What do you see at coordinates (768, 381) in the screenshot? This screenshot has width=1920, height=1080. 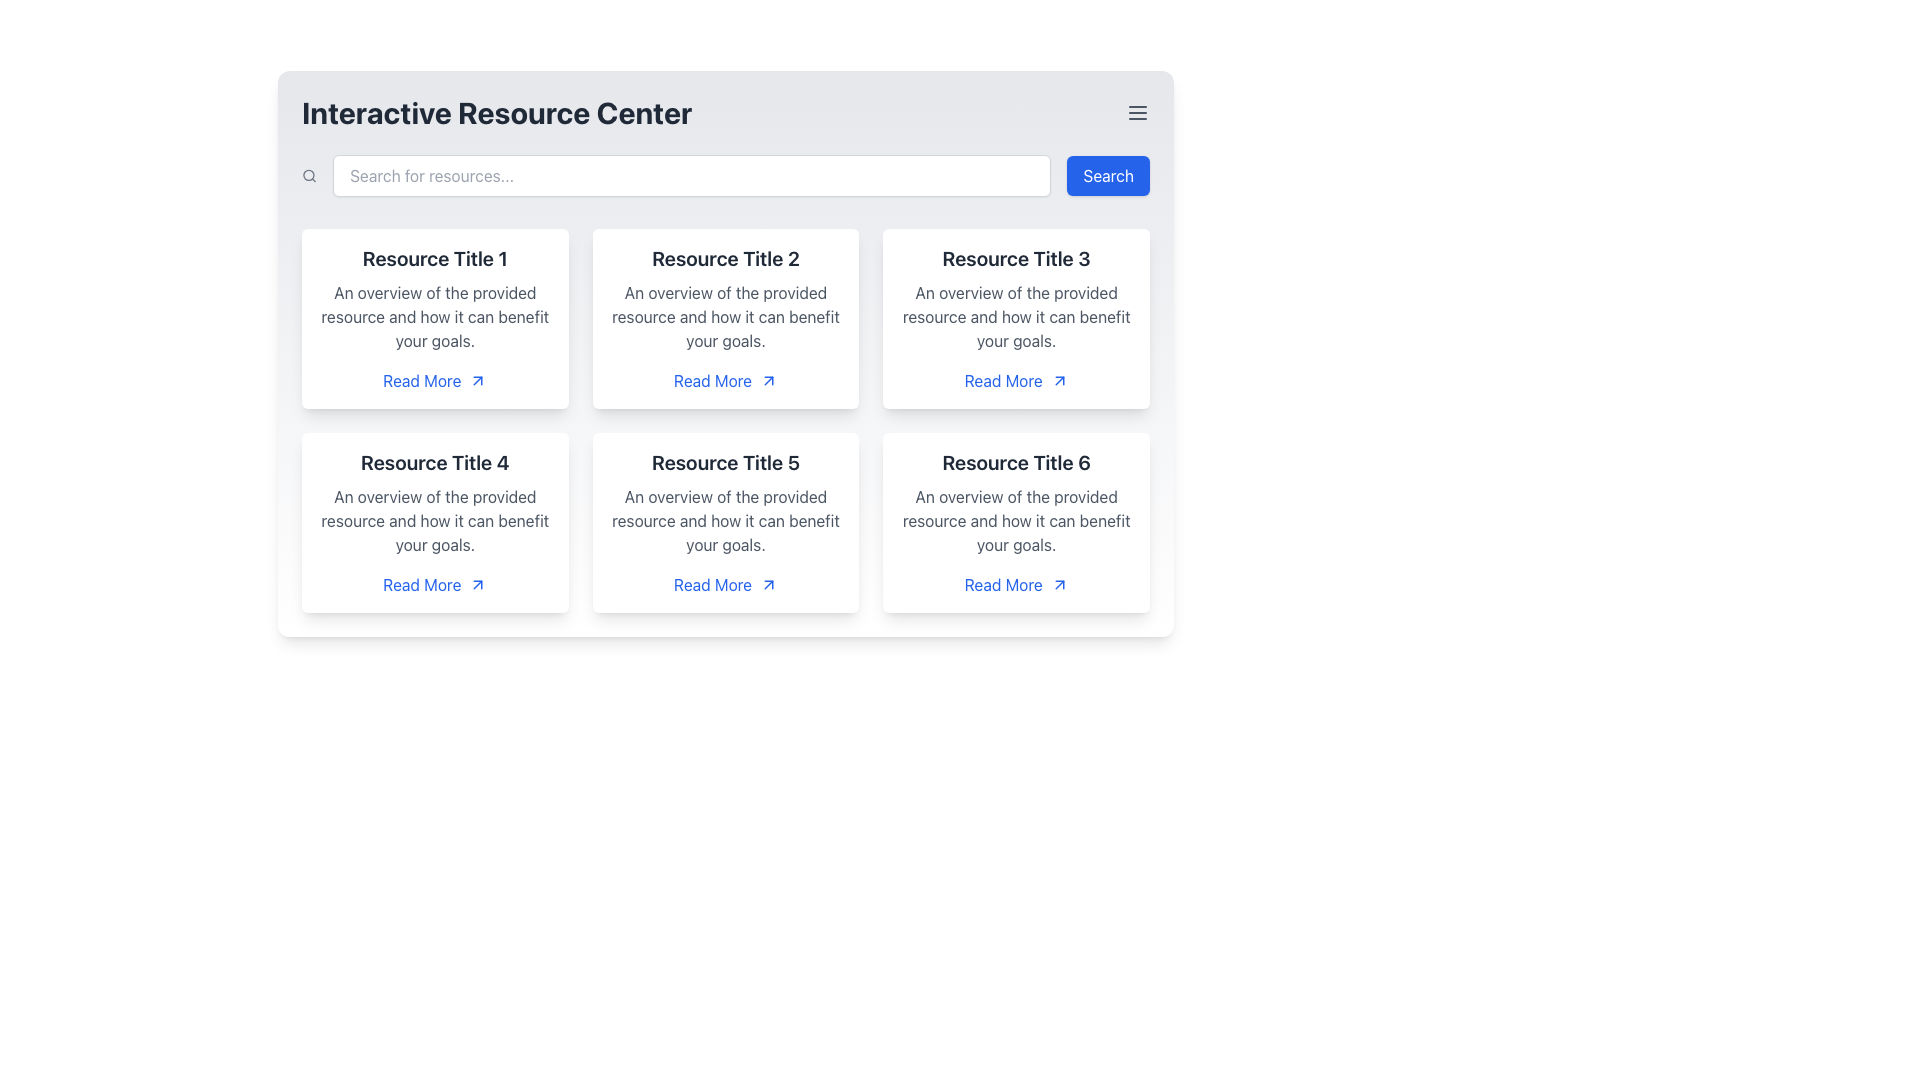 I see `the visual indicator icon located in the second column of the first row, which accompanies the 'Read More' link` at bounding box center [768, 381].